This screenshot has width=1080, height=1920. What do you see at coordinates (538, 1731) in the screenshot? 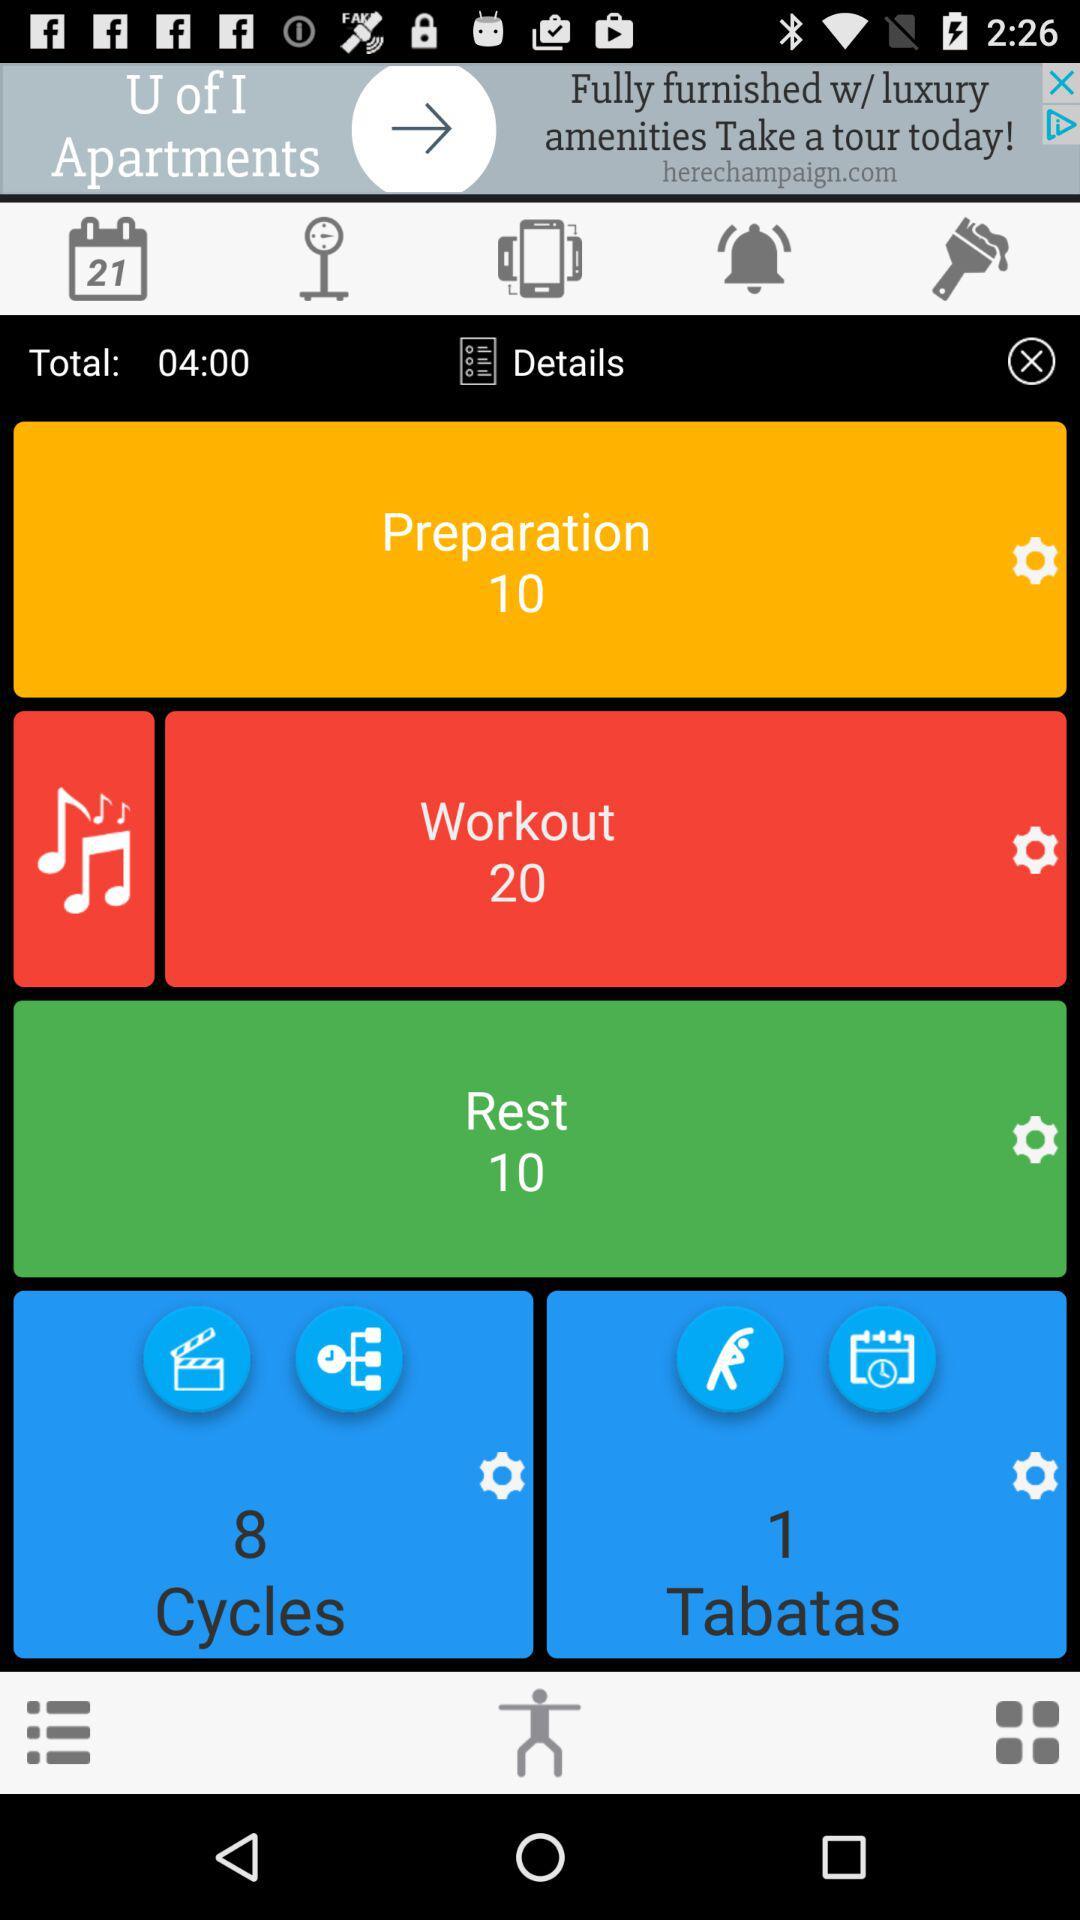
I see `workout icon` at bounding box center [538, 1731].